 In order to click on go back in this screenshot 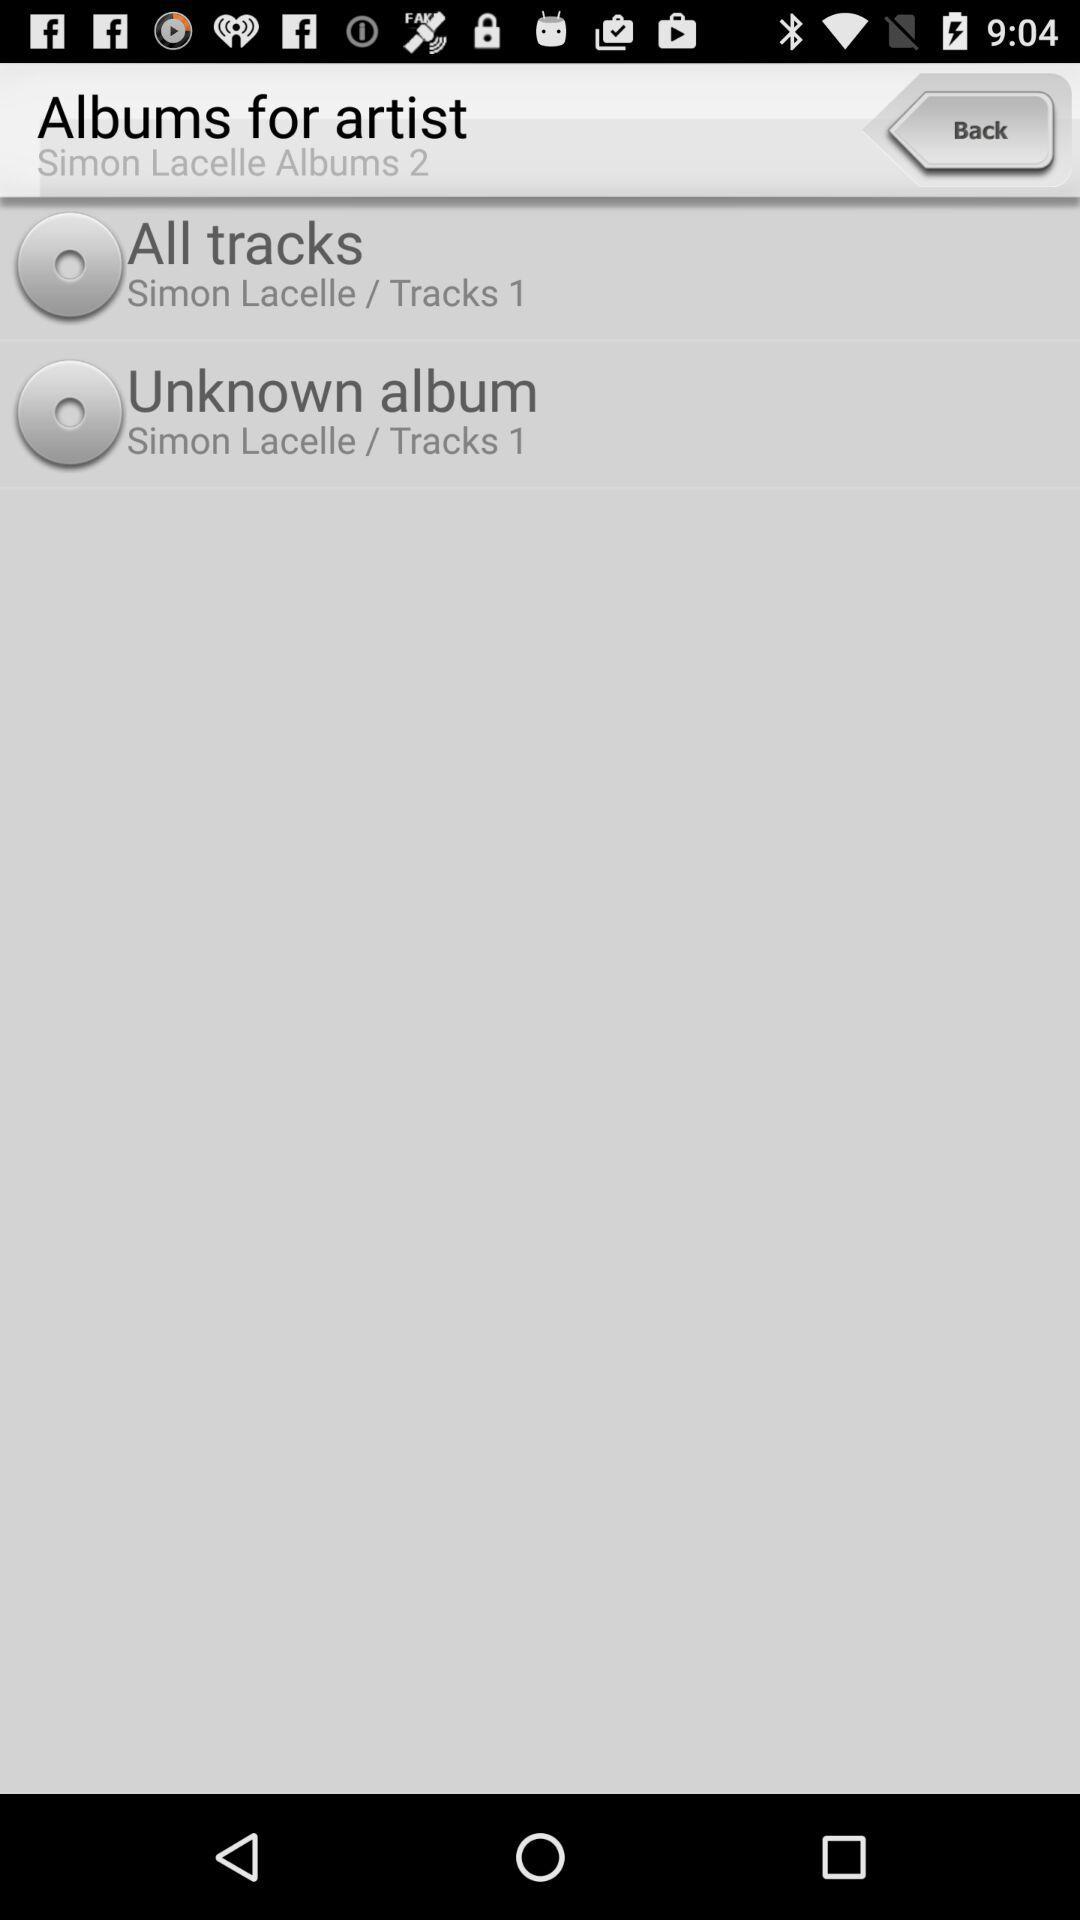, I will do `click(965, 129)`.